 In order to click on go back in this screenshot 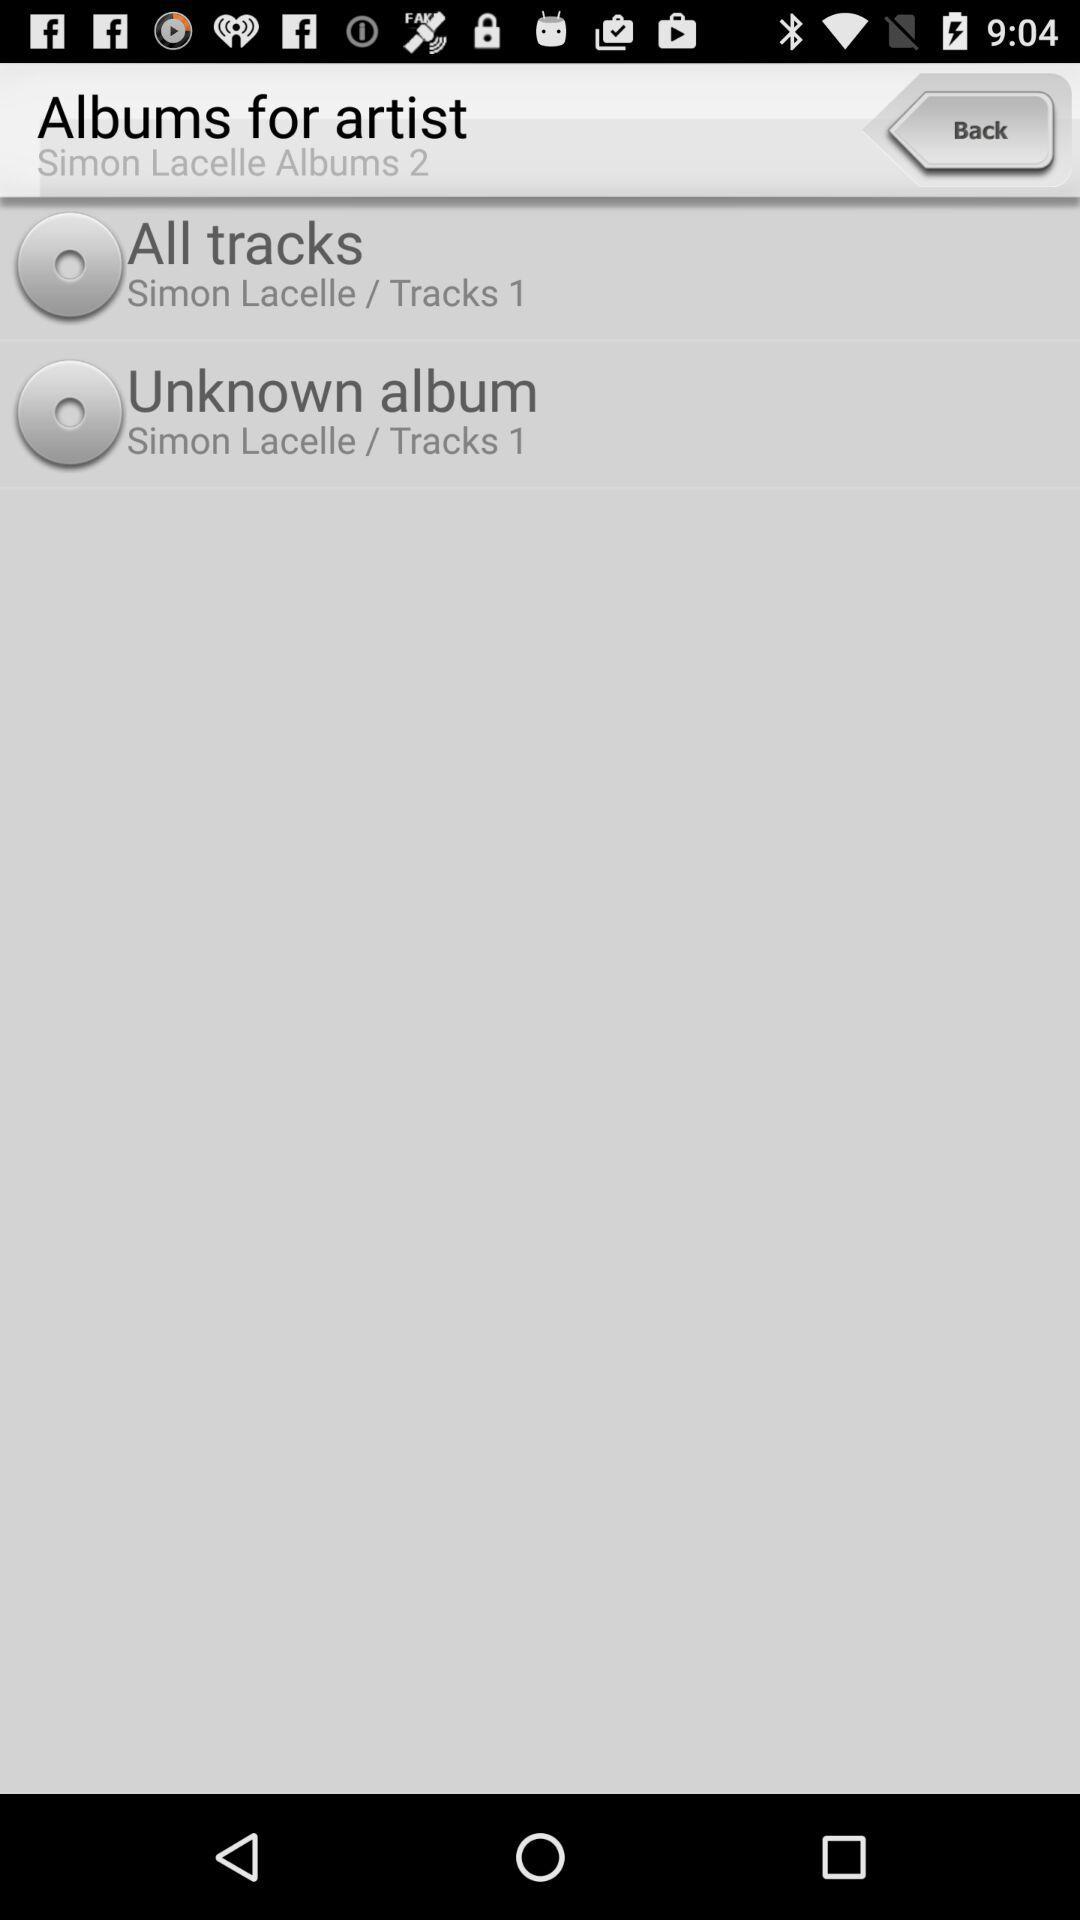, I will do `click(965, 129)`.